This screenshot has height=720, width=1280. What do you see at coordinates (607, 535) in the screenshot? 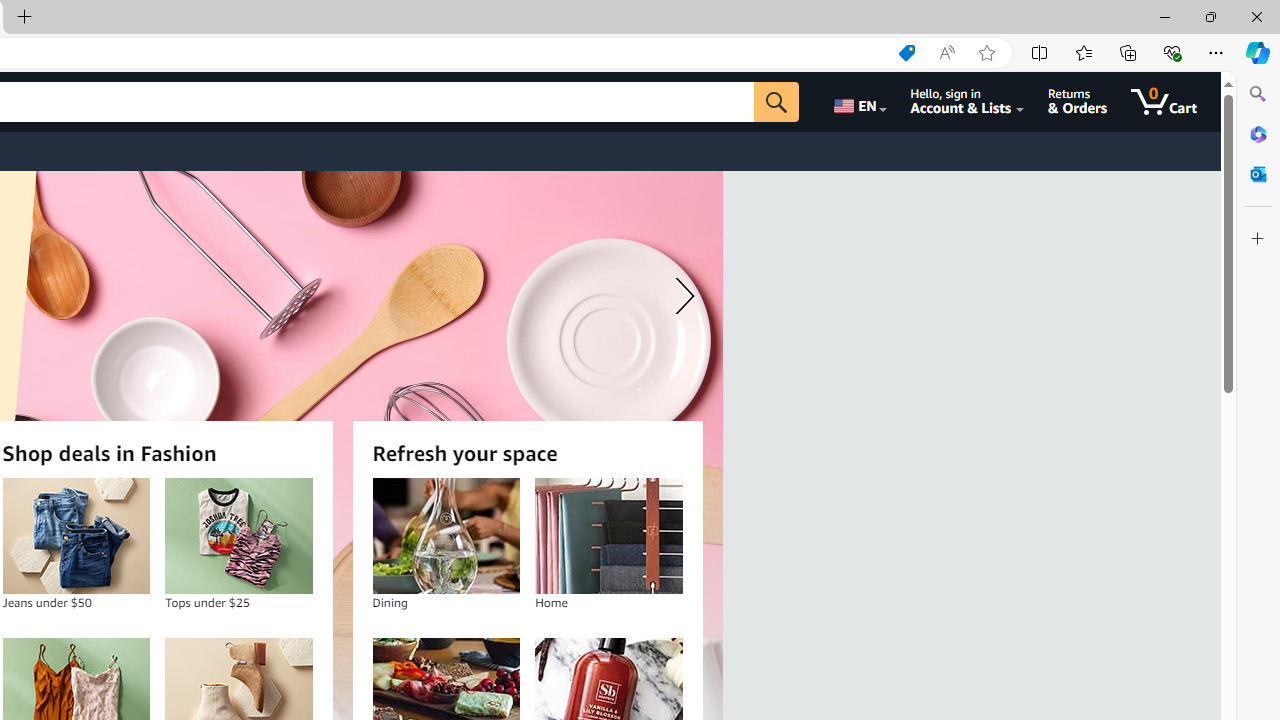
I see `'Home'` at bounding box center [607, 535].